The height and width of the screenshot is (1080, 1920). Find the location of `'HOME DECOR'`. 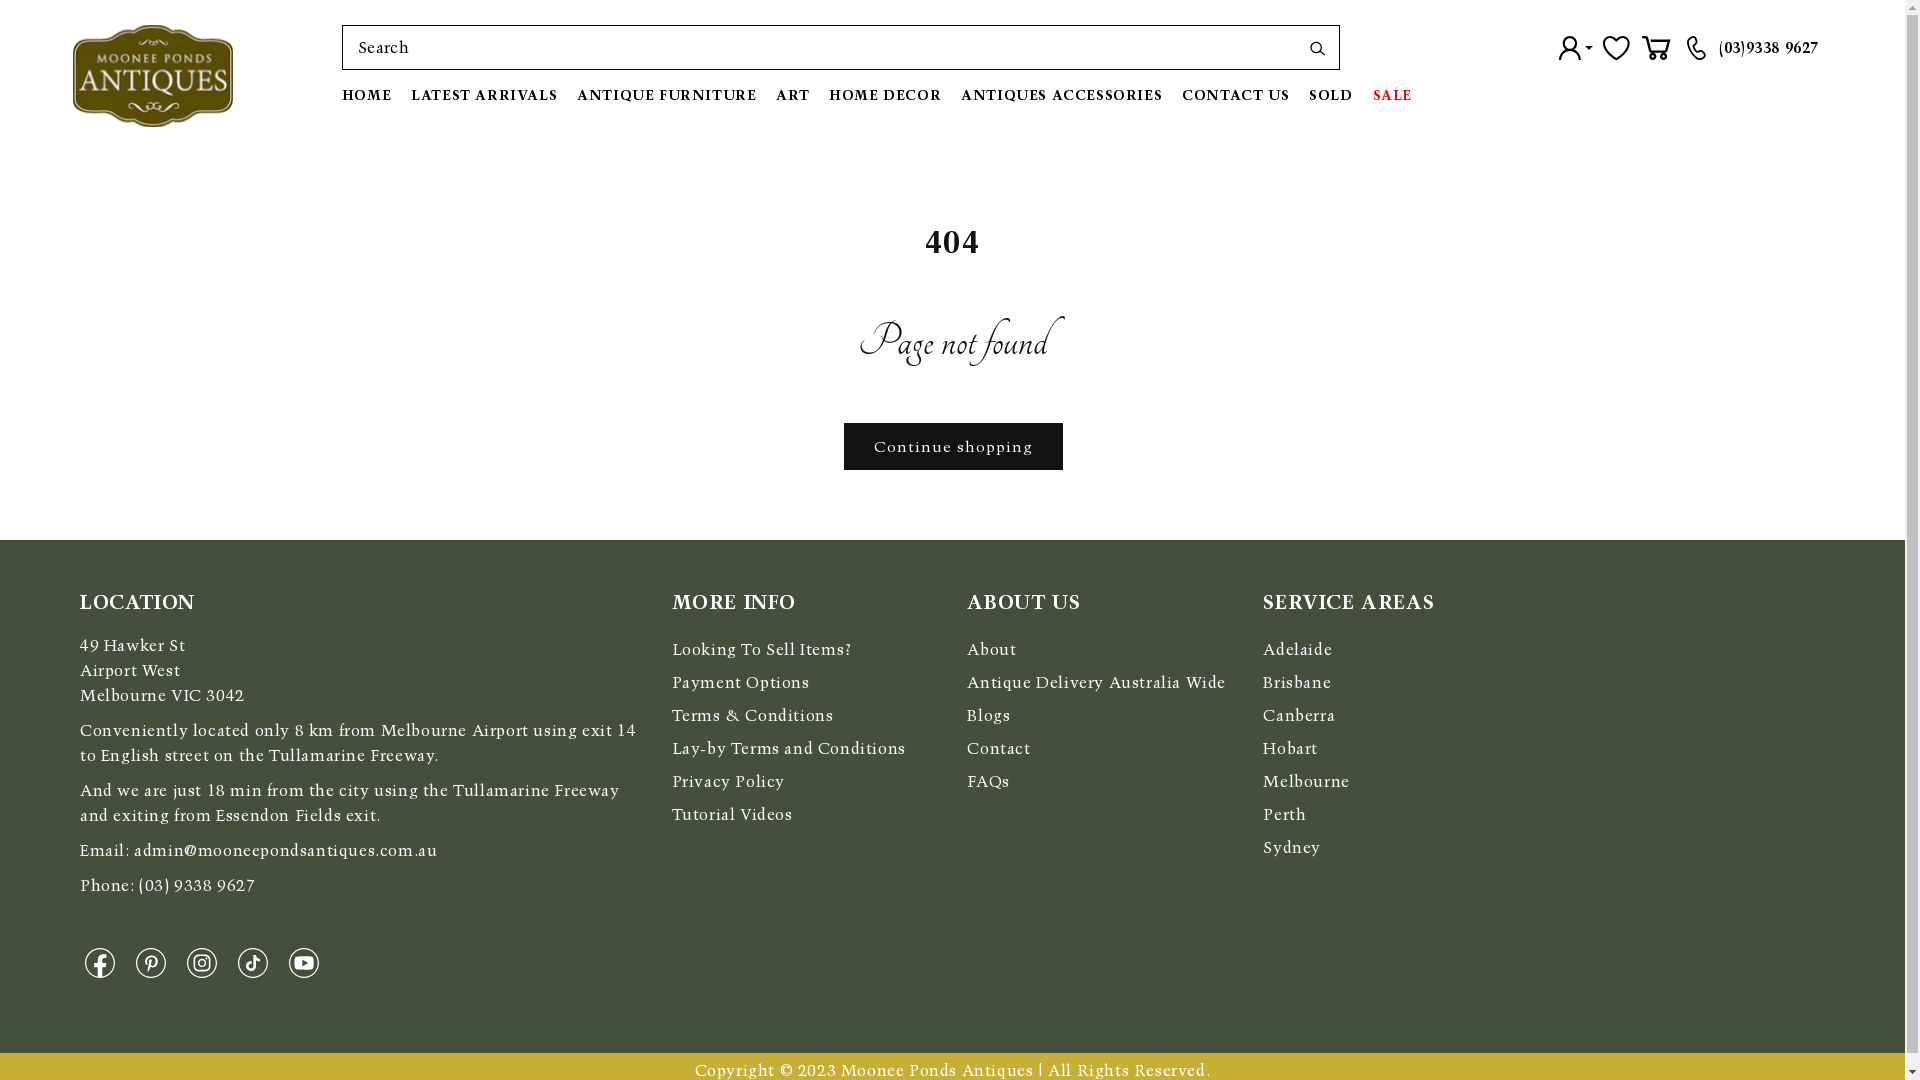

'HOME DECOR' is located at coordinates (883, 95).